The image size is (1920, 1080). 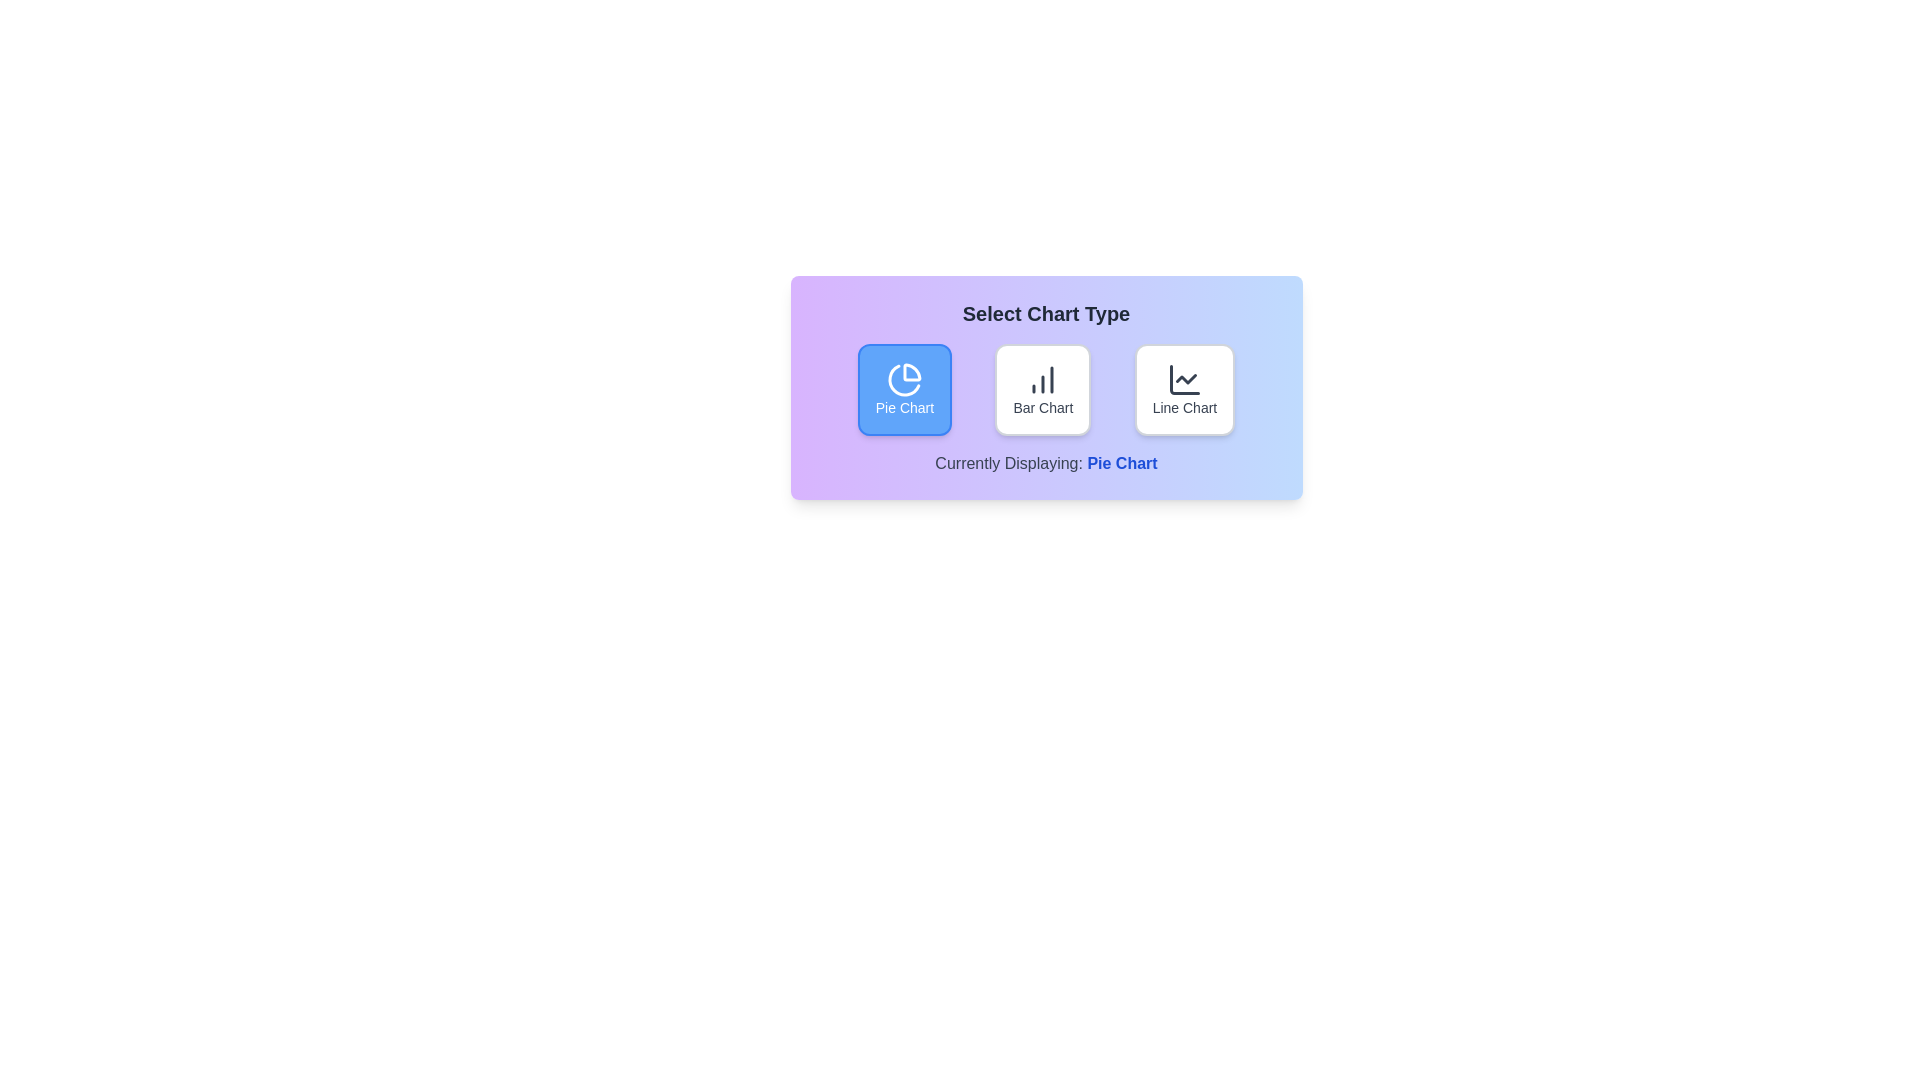 What do you see at coordinates (1184, 389) in the screenshot?
I see `the Line Chart button to observe its hover effect` at bounding box center [1184, 389].